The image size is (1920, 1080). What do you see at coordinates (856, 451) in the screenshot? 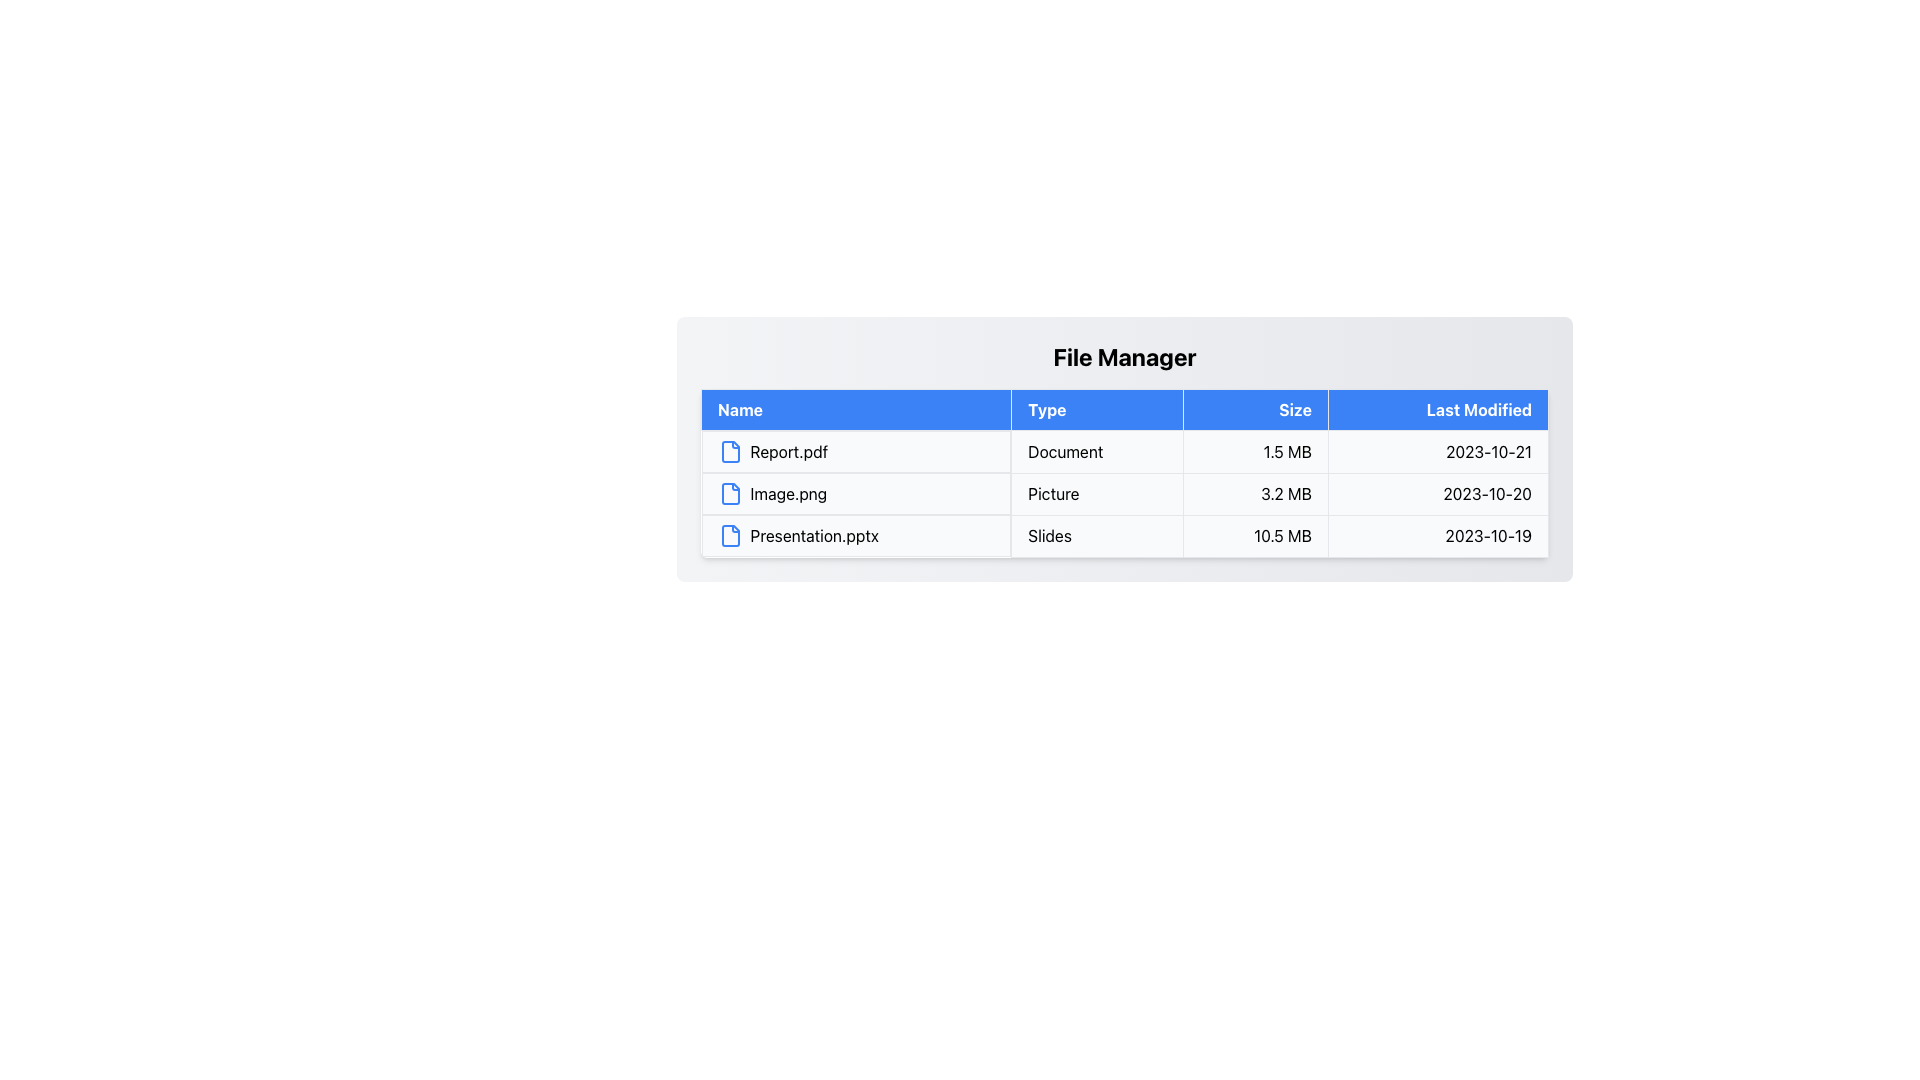
I see `the table cell content labeled 'Report.pdf', which is the first entry` at bounding box center [856, 451].